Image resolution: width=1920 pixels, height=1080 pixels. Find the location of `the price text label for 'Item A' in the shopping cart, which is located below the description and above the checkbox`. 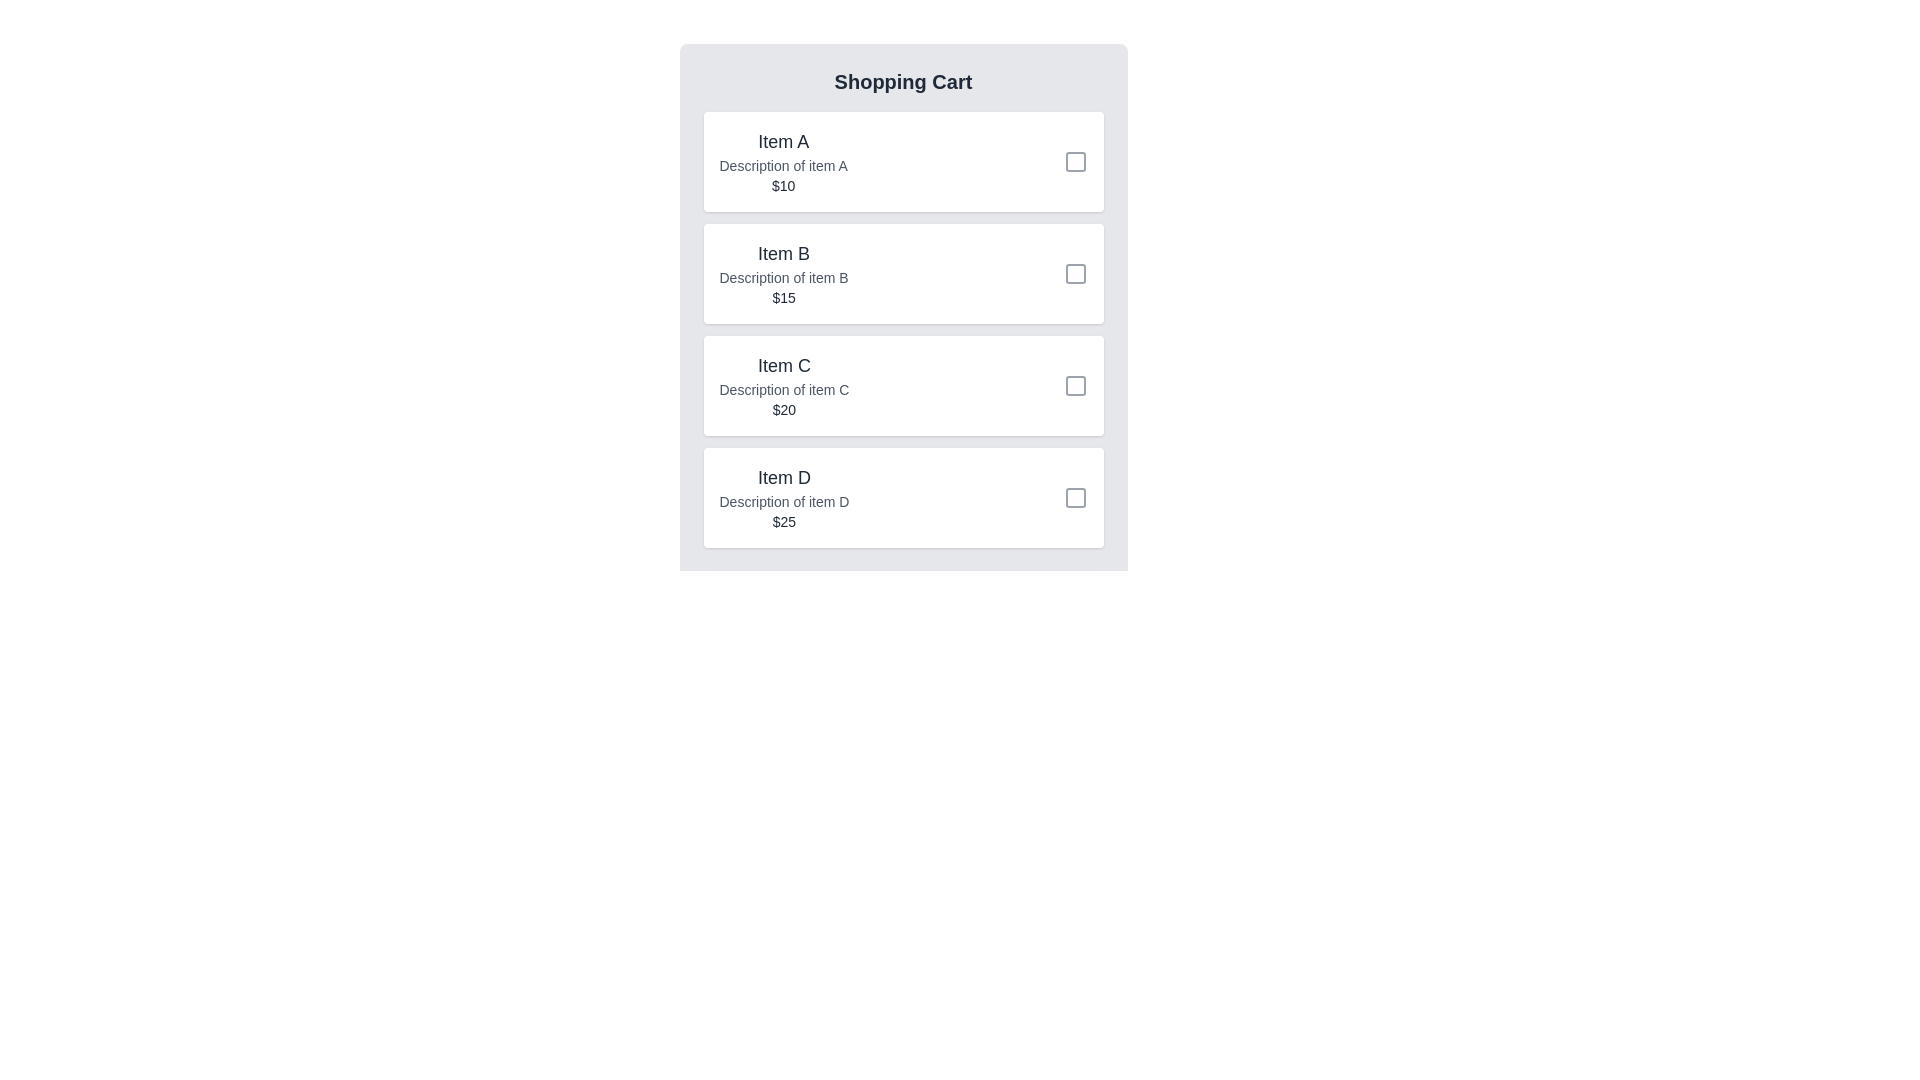

the price text label for 'Item A' in the shopping cart, which is located below the description and above the checkbox is located at coordinates (782, 185).